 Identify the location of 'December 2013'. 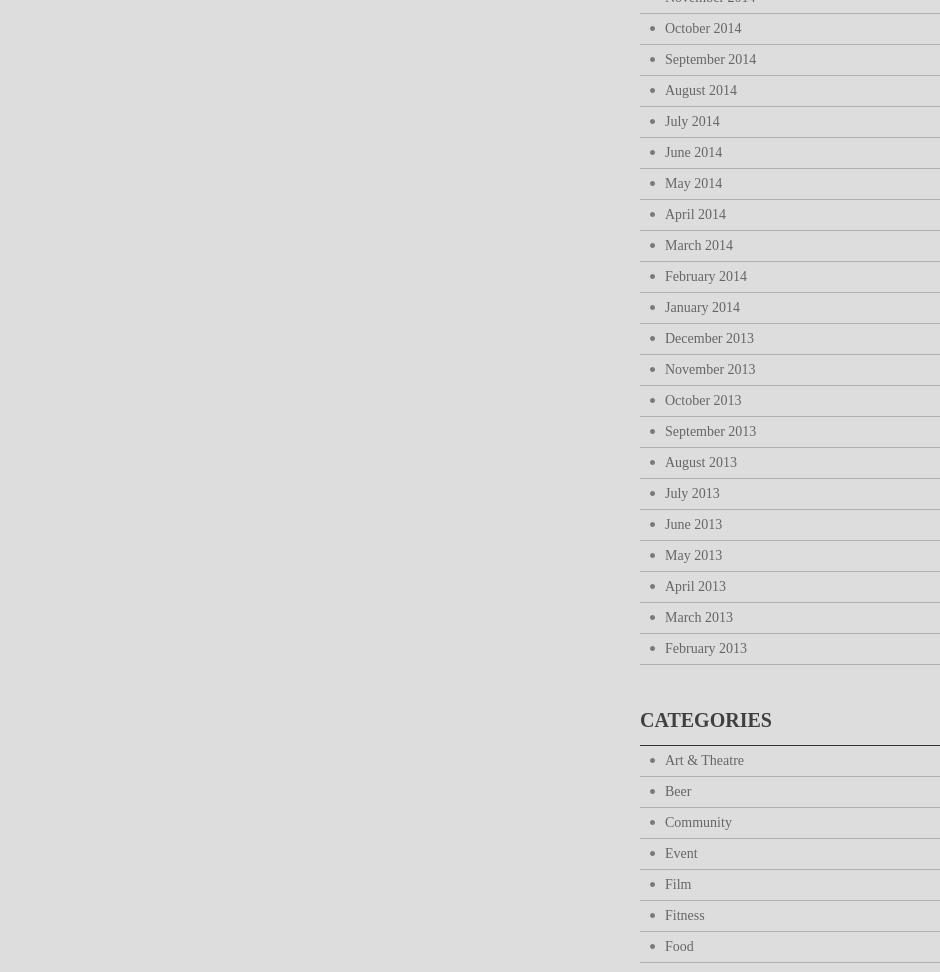
(709, 337).